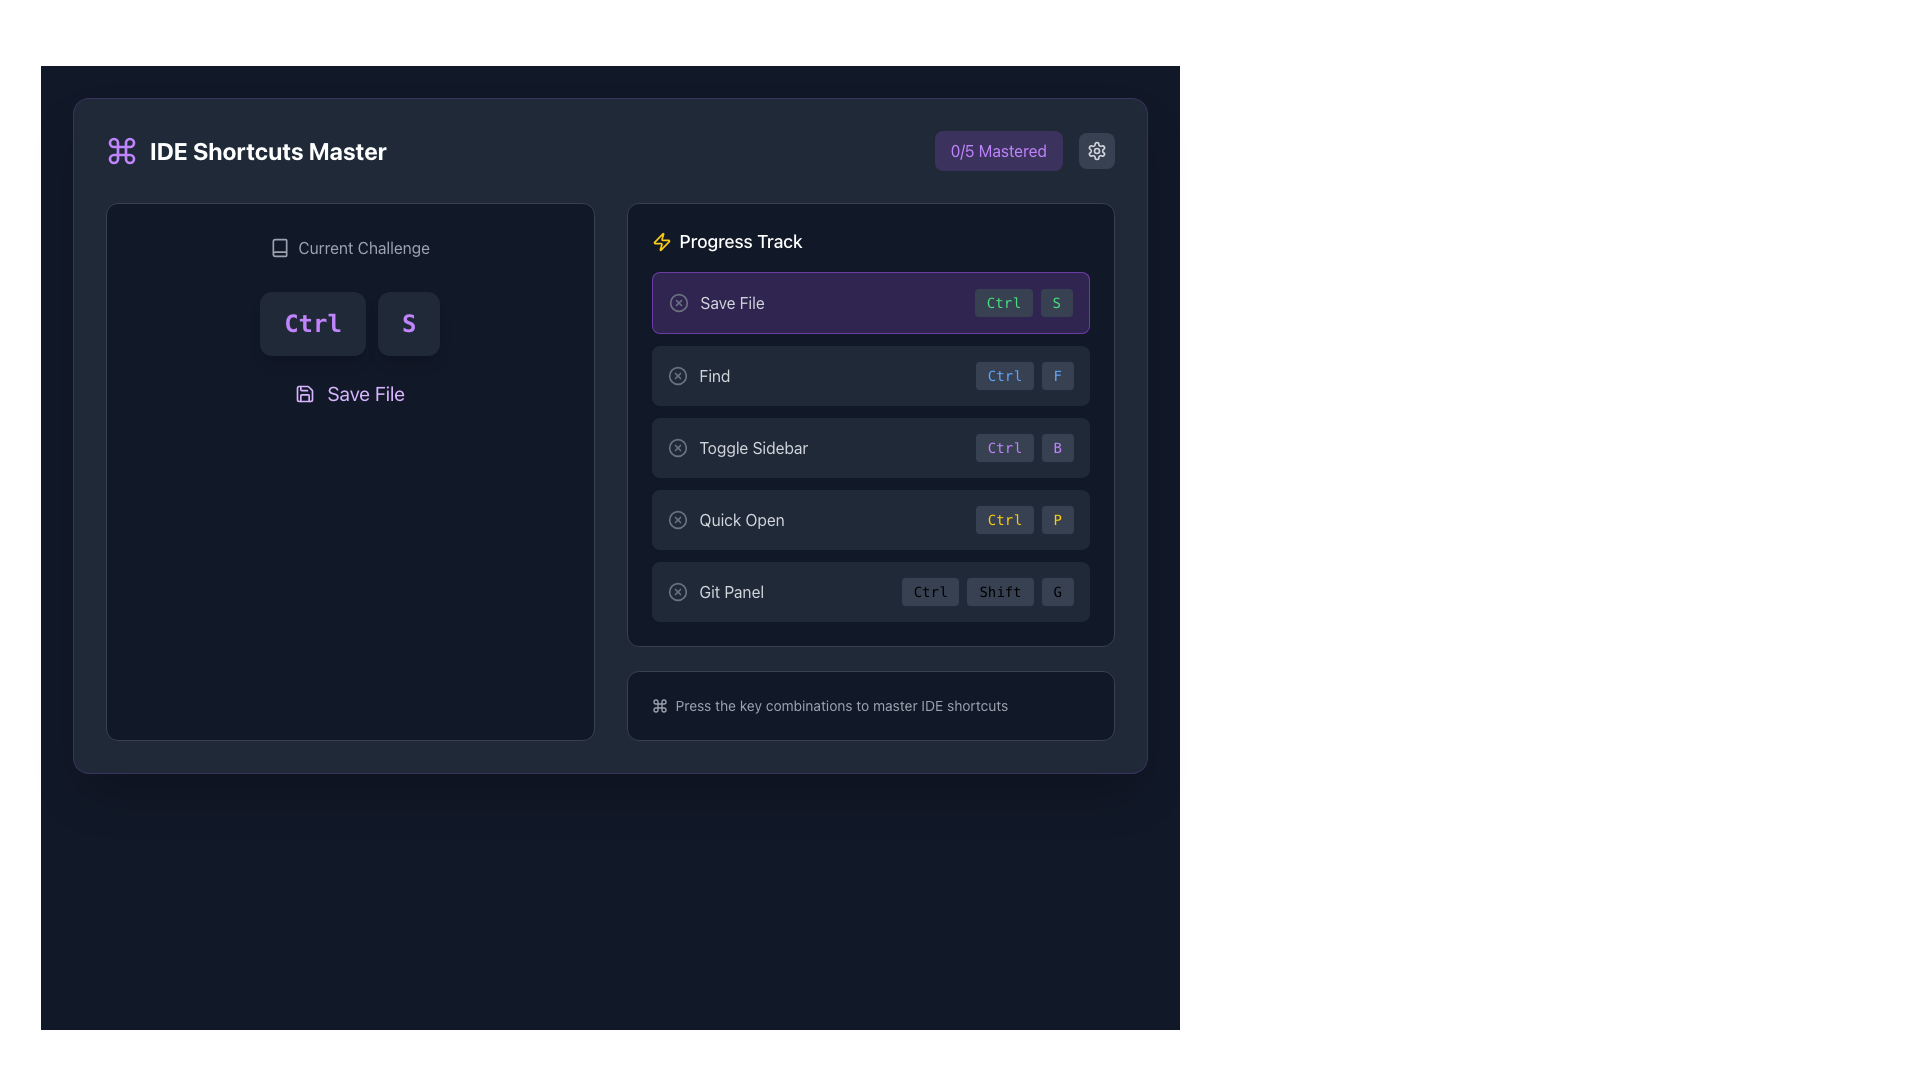  Describe the element at coordinates (870, 423) in the screenshot. I see `the 'Toggle Sidebar' list item in the 'Progress Track' section that shows the shortcut 'Ctrl B'` at that location.